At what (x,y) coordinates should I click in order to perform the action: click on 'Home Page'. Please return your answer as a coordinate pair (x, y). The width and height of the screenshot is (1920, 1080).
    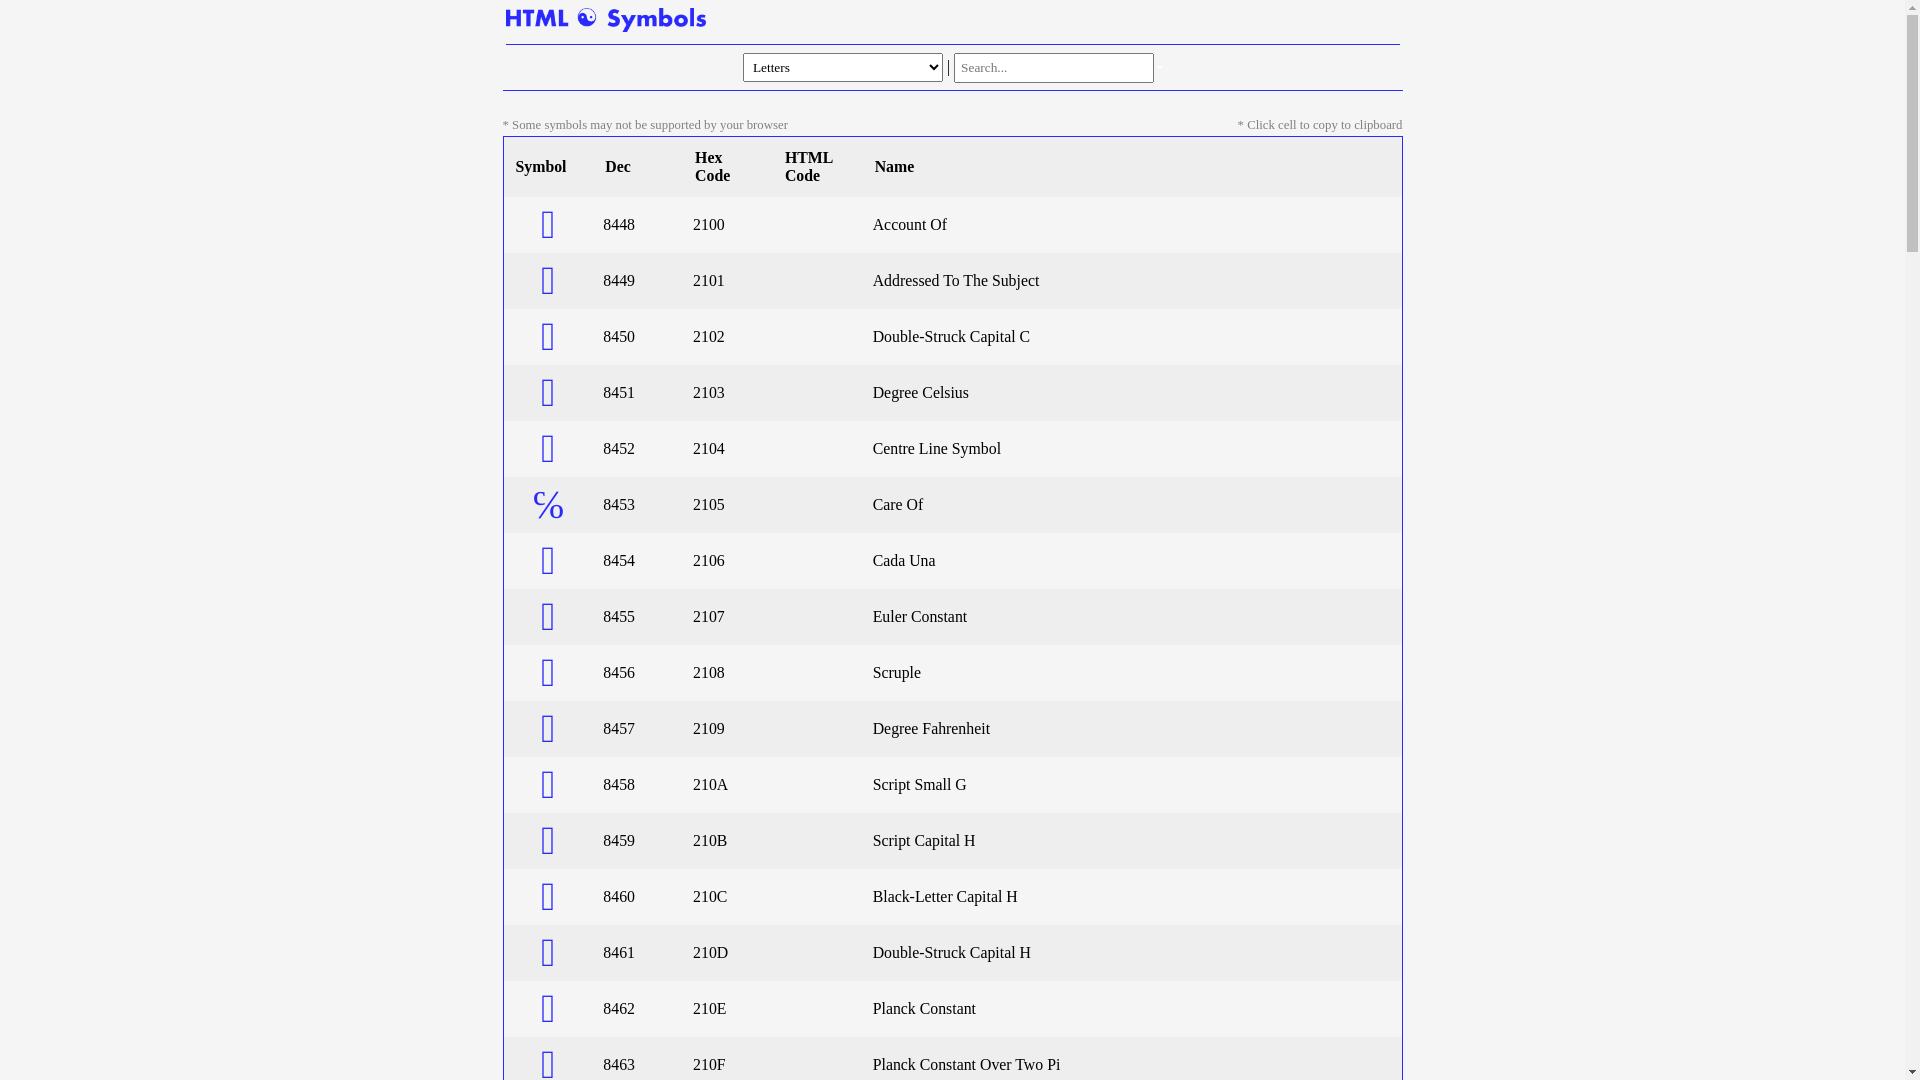
    Looking at the image, I should click on (505, 19).